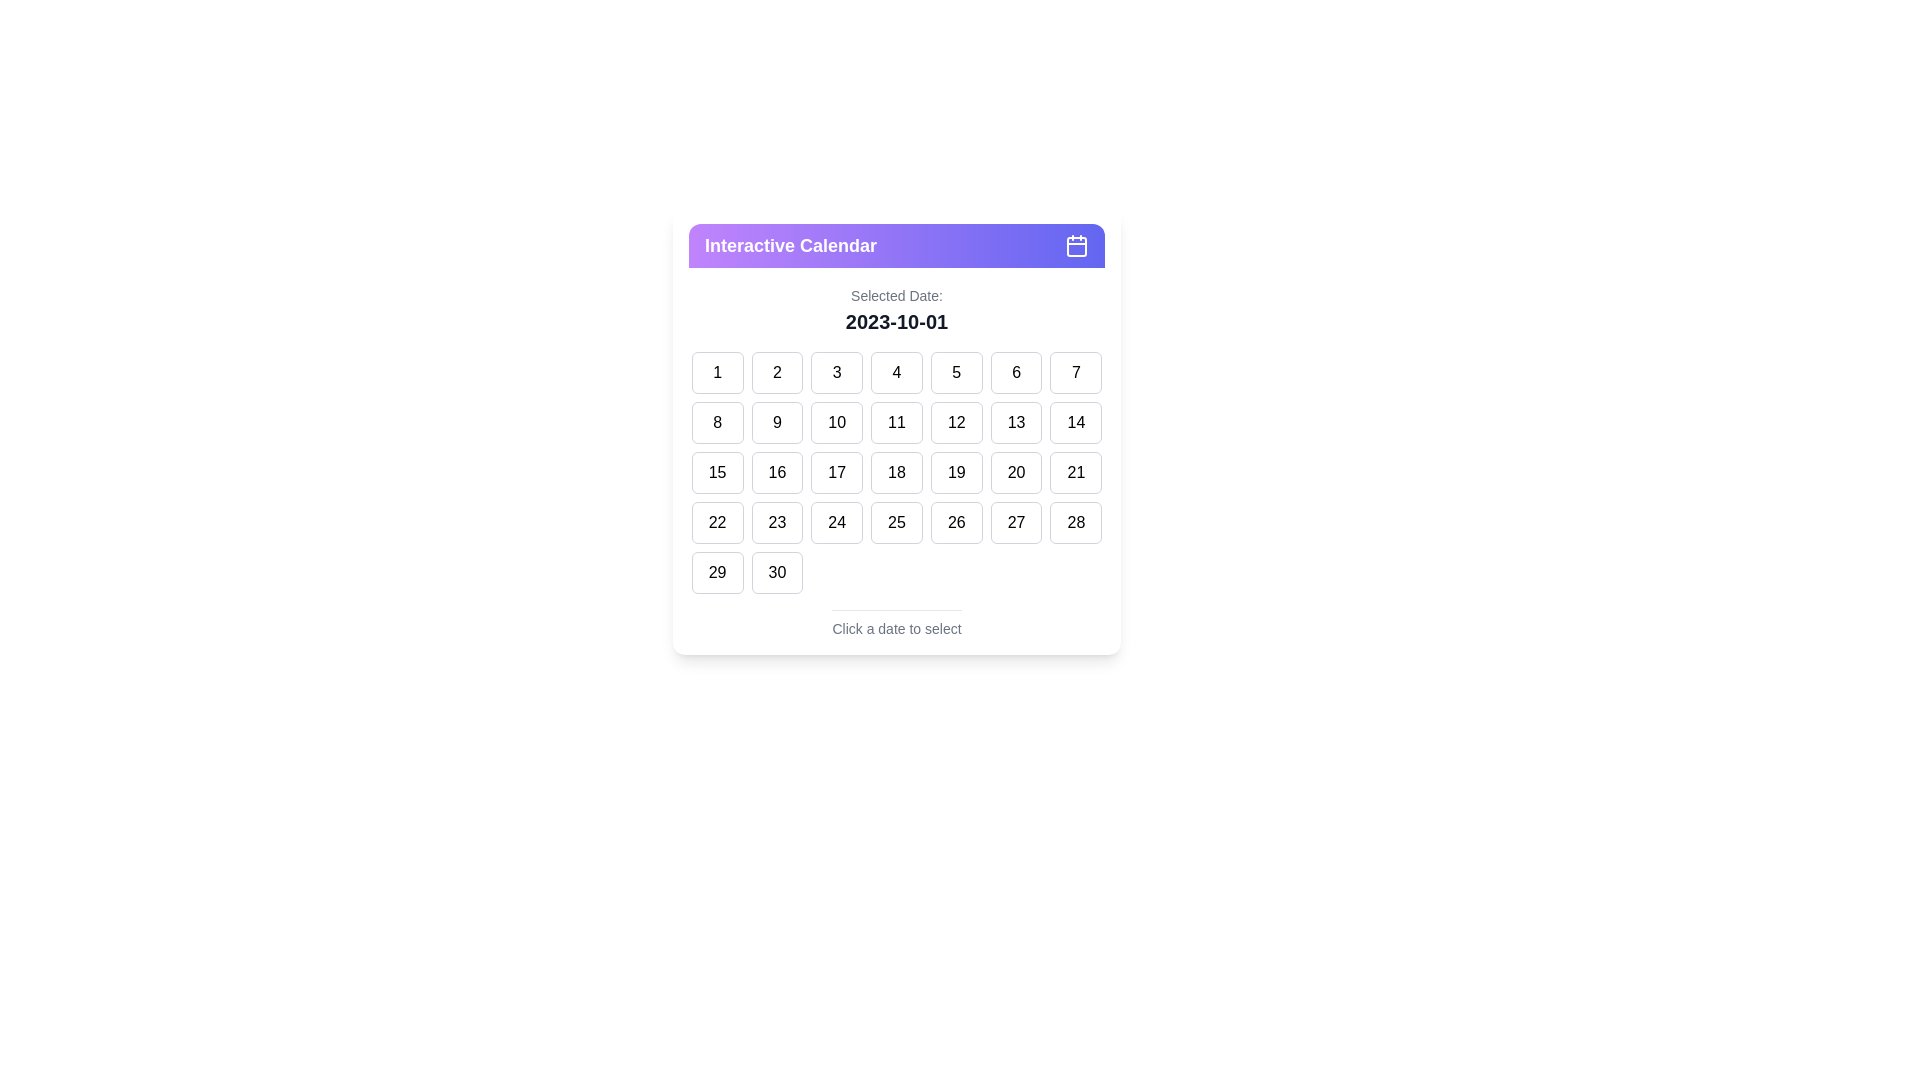  What do you see at coordinates (717, 373) in the screenshot?
I see `the rectangular button labeled '1' with a white background and bold black text` at bounding box center [717, 373].